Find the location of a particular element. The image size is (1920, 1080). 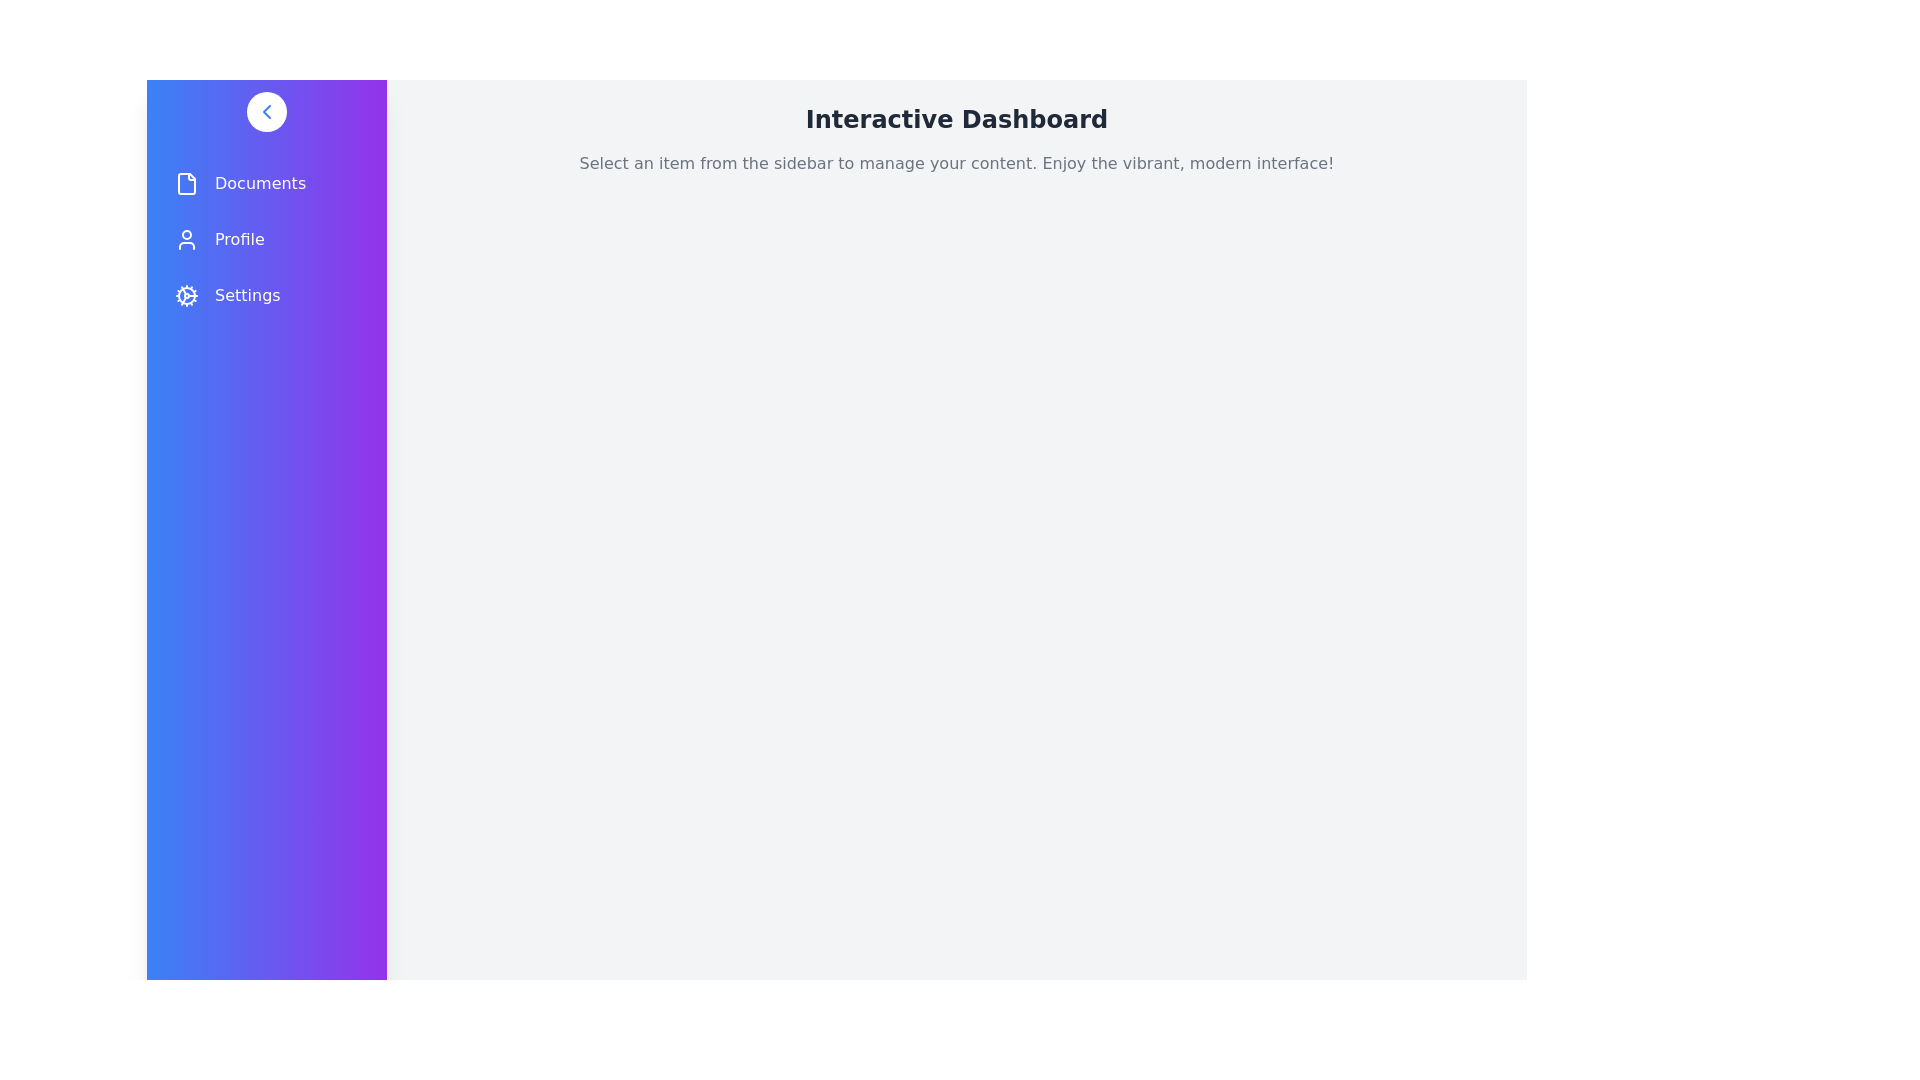

the navigation item Profile in the drawer is located at coordinates (266, 238).